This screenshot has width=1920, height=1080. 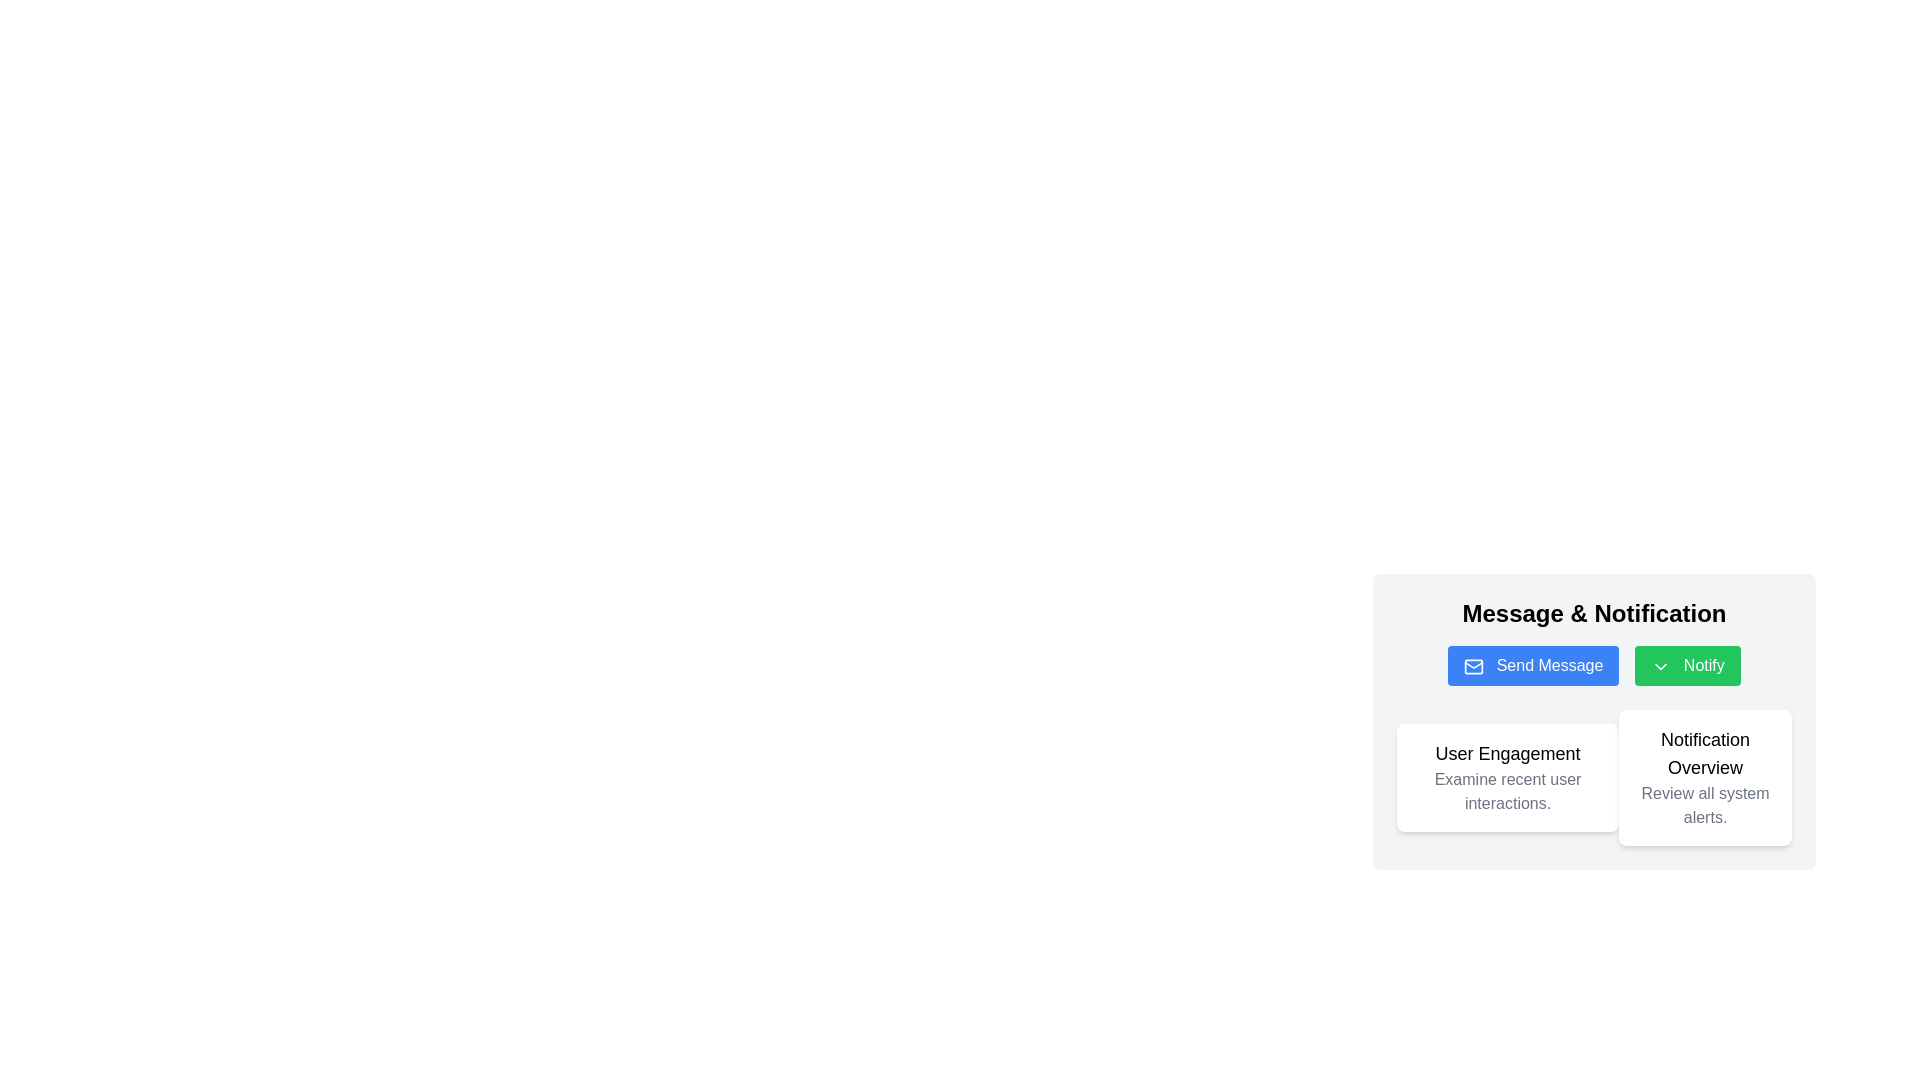 What do you see at coordinates (1593, 612) in the screenshot?
I see `the static text header that introduces the content and functionality of the section, positioned at the top-center of a light gray panel` at bounding box center [1593, 612].